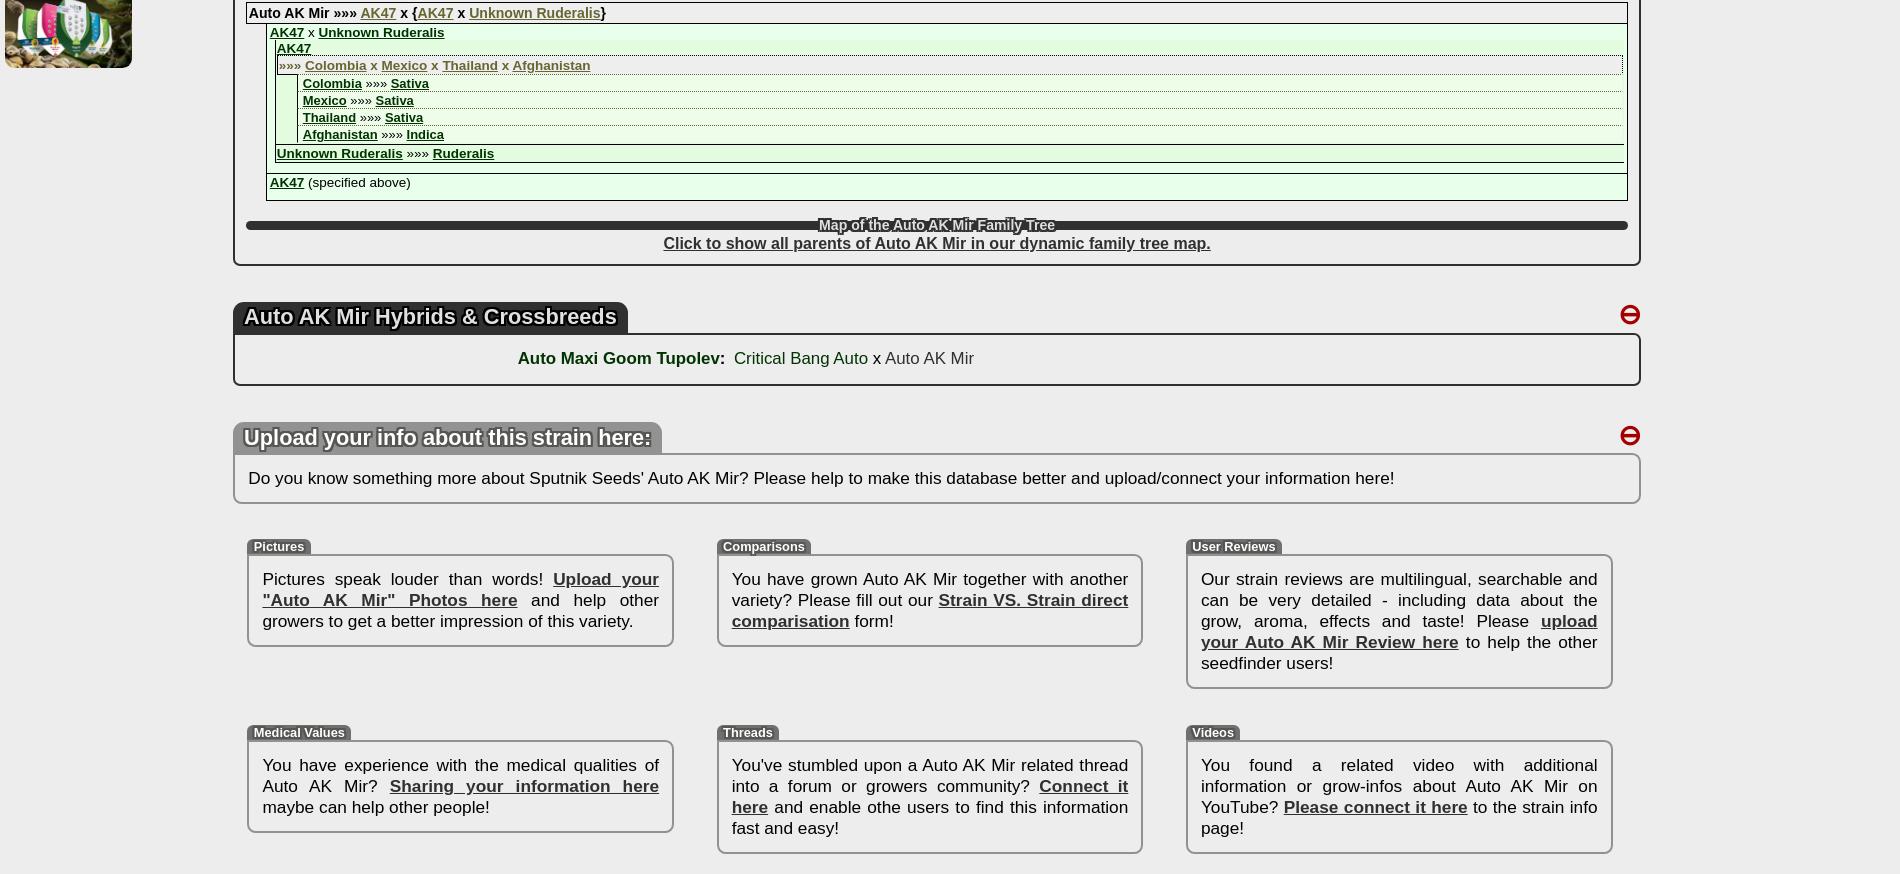 The width and height of the screenshot is (1900, 874). What do you see at coordinates (428, 315) in the screenshot?
I see `'Auto AK Mir Hybrids & Crossbreeds'` at bounding box center [428, 315].